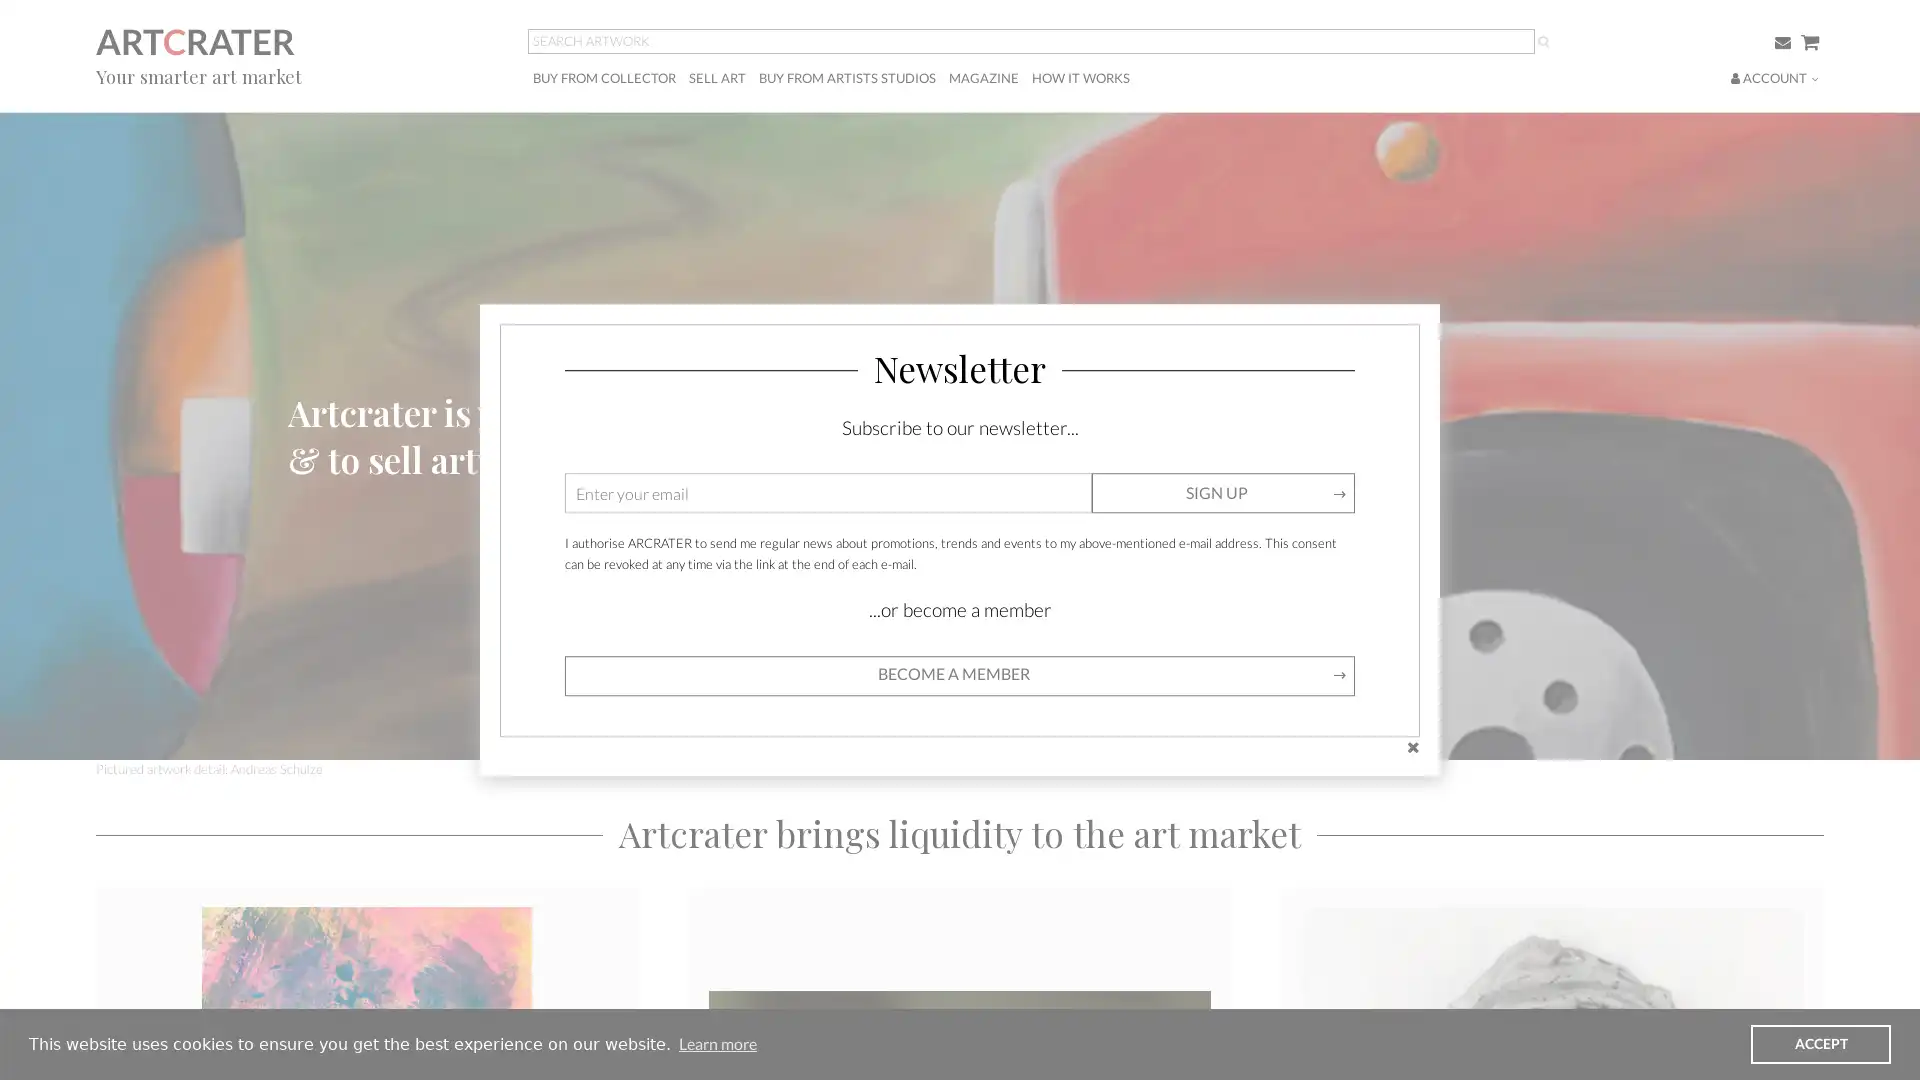  I want to click on BECOME A MEMBER, so click(369, 482).